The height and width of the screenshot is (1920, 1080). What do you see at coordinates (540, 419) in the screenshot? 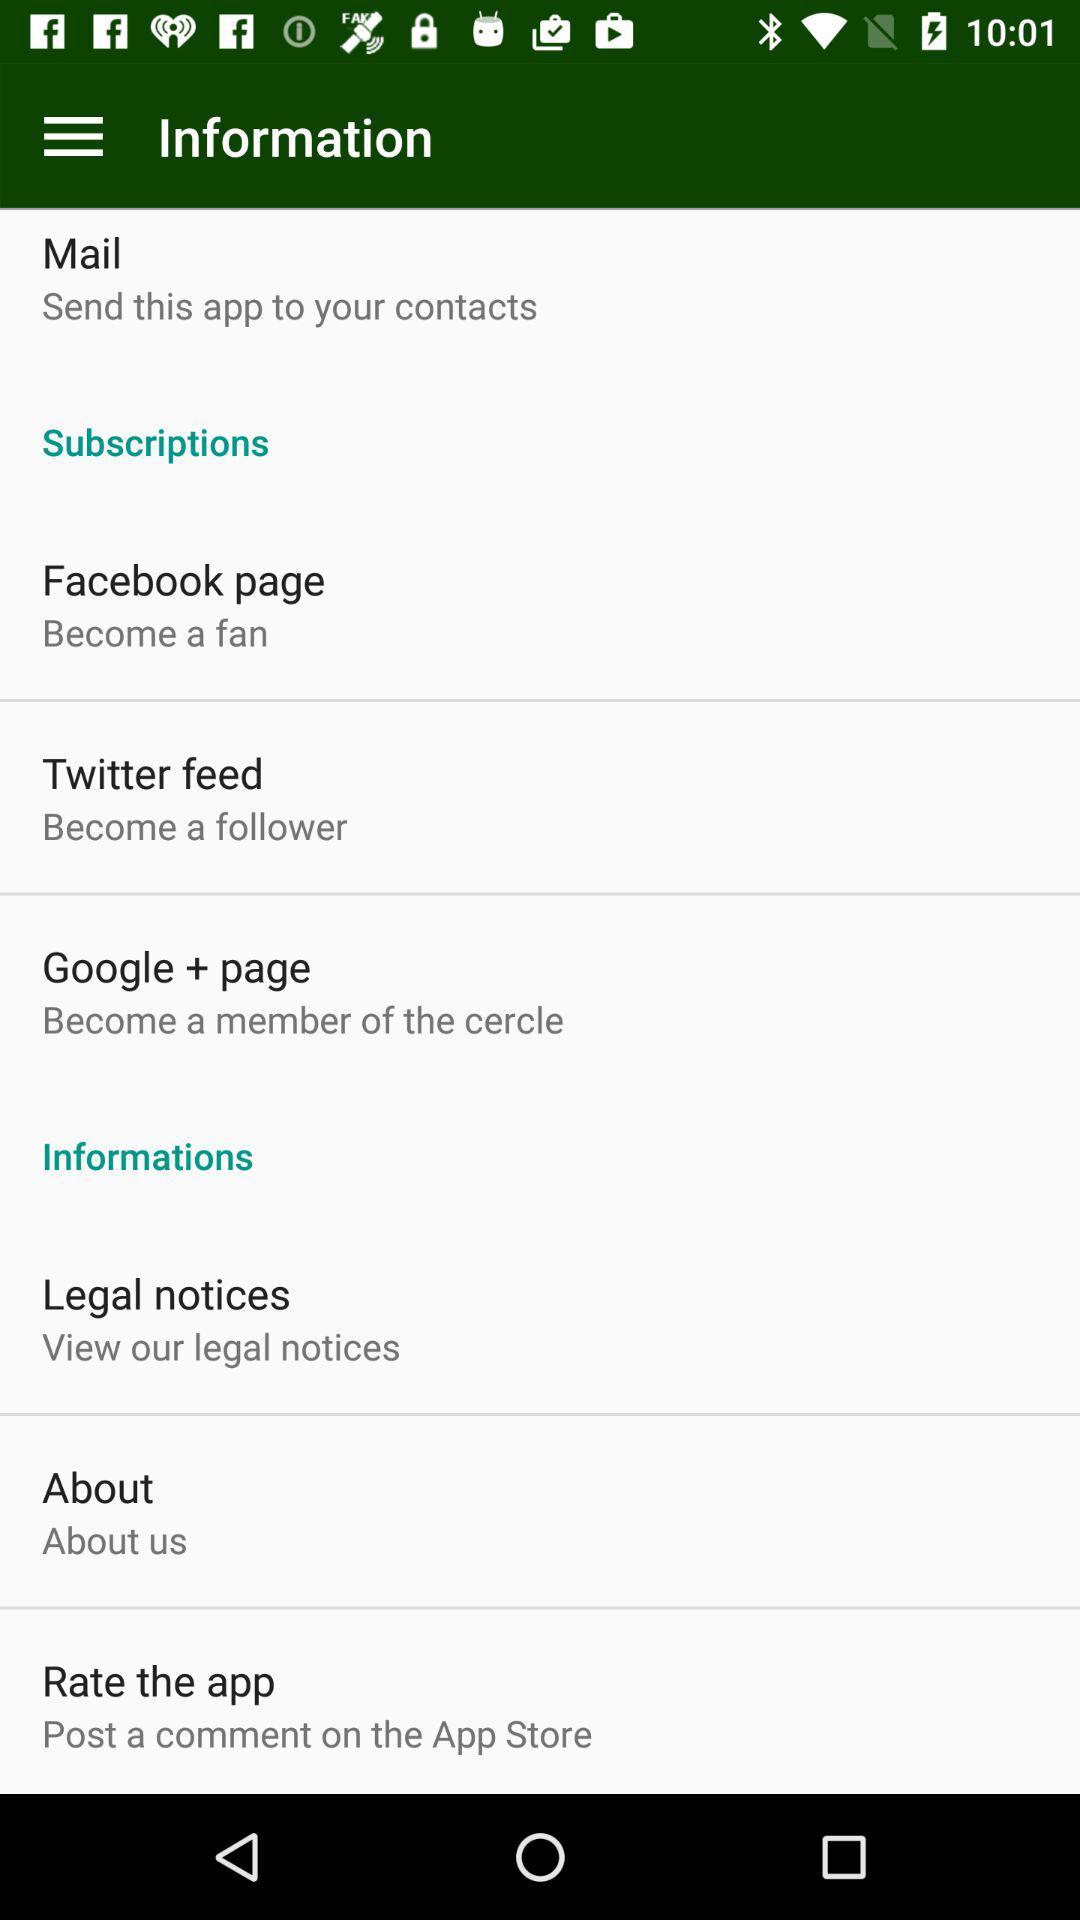
I see `item below send this app icon` at bounding box center [540, 419].